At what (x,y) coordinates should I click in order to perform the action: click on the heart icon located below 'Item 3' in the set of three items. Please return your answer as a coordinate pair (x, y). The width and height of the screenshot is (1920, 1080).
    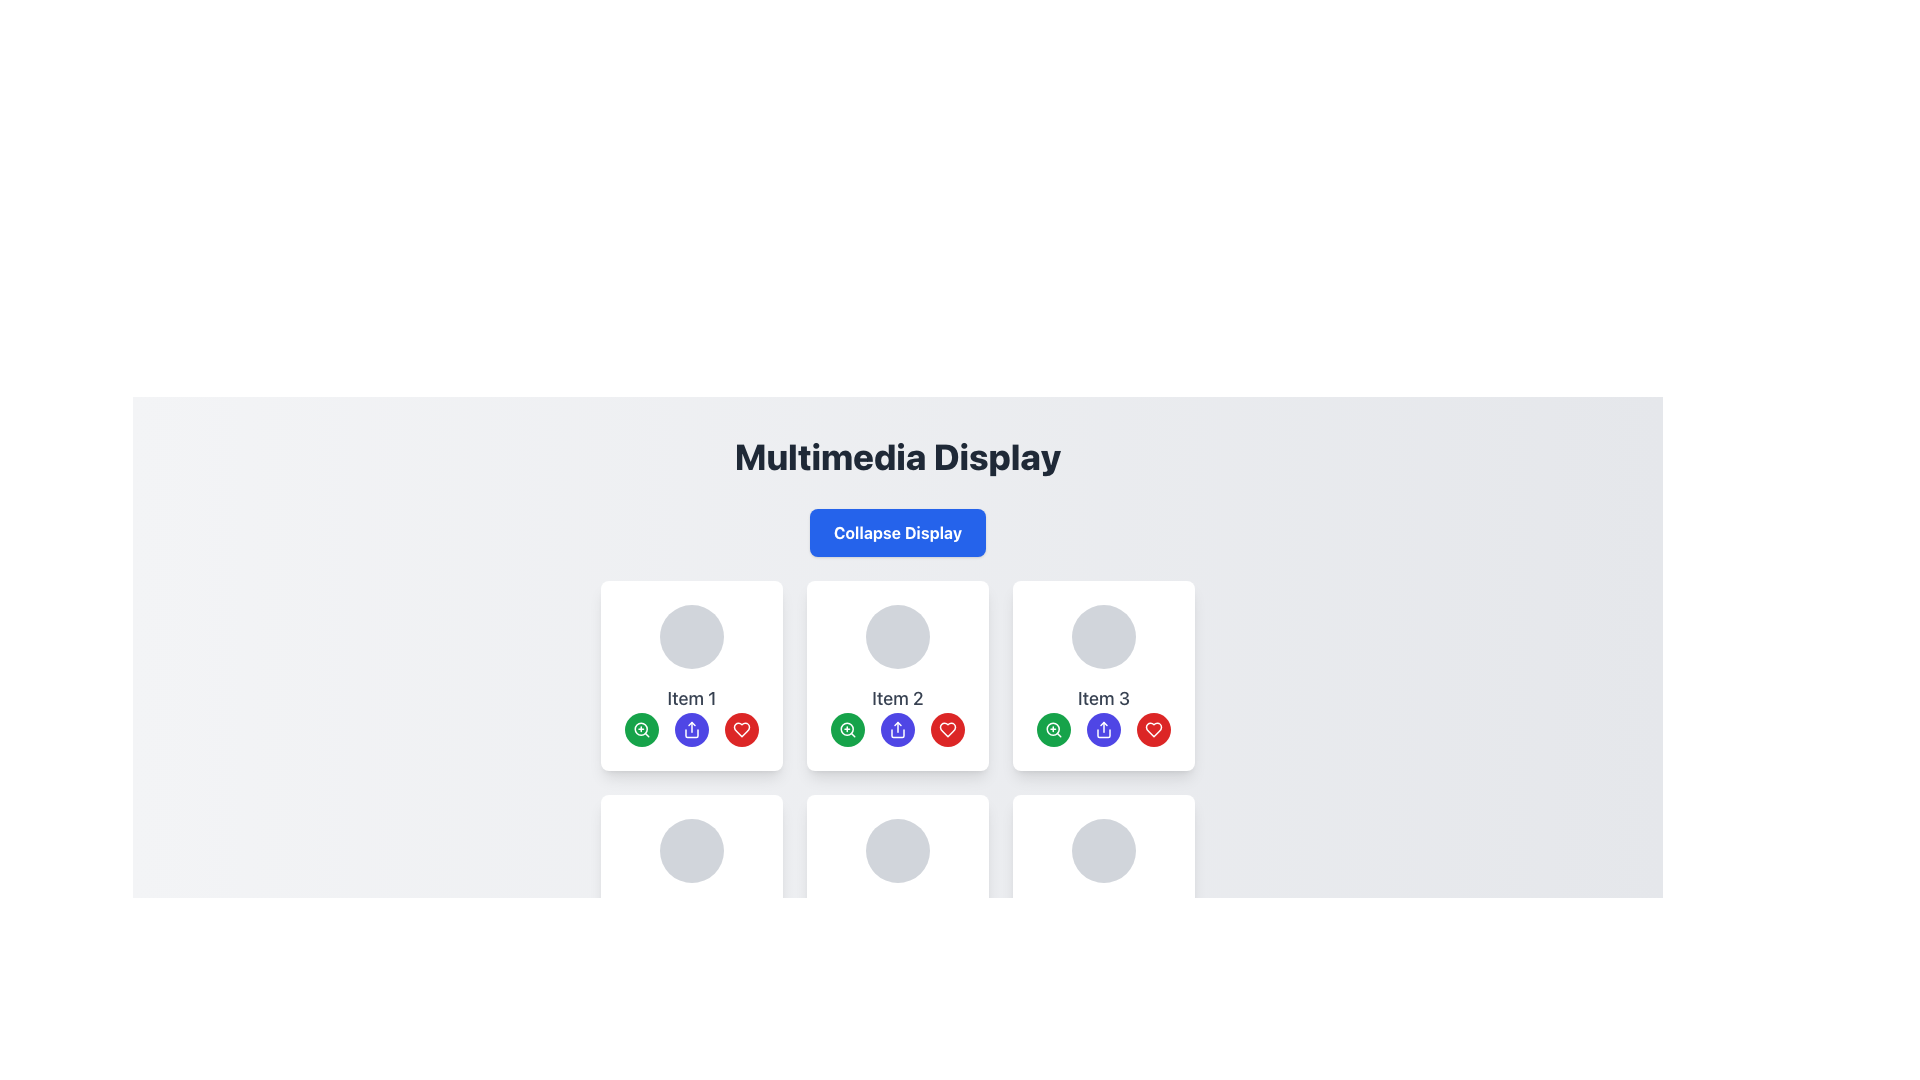
    Looking at the image, I should click on (741, 729).